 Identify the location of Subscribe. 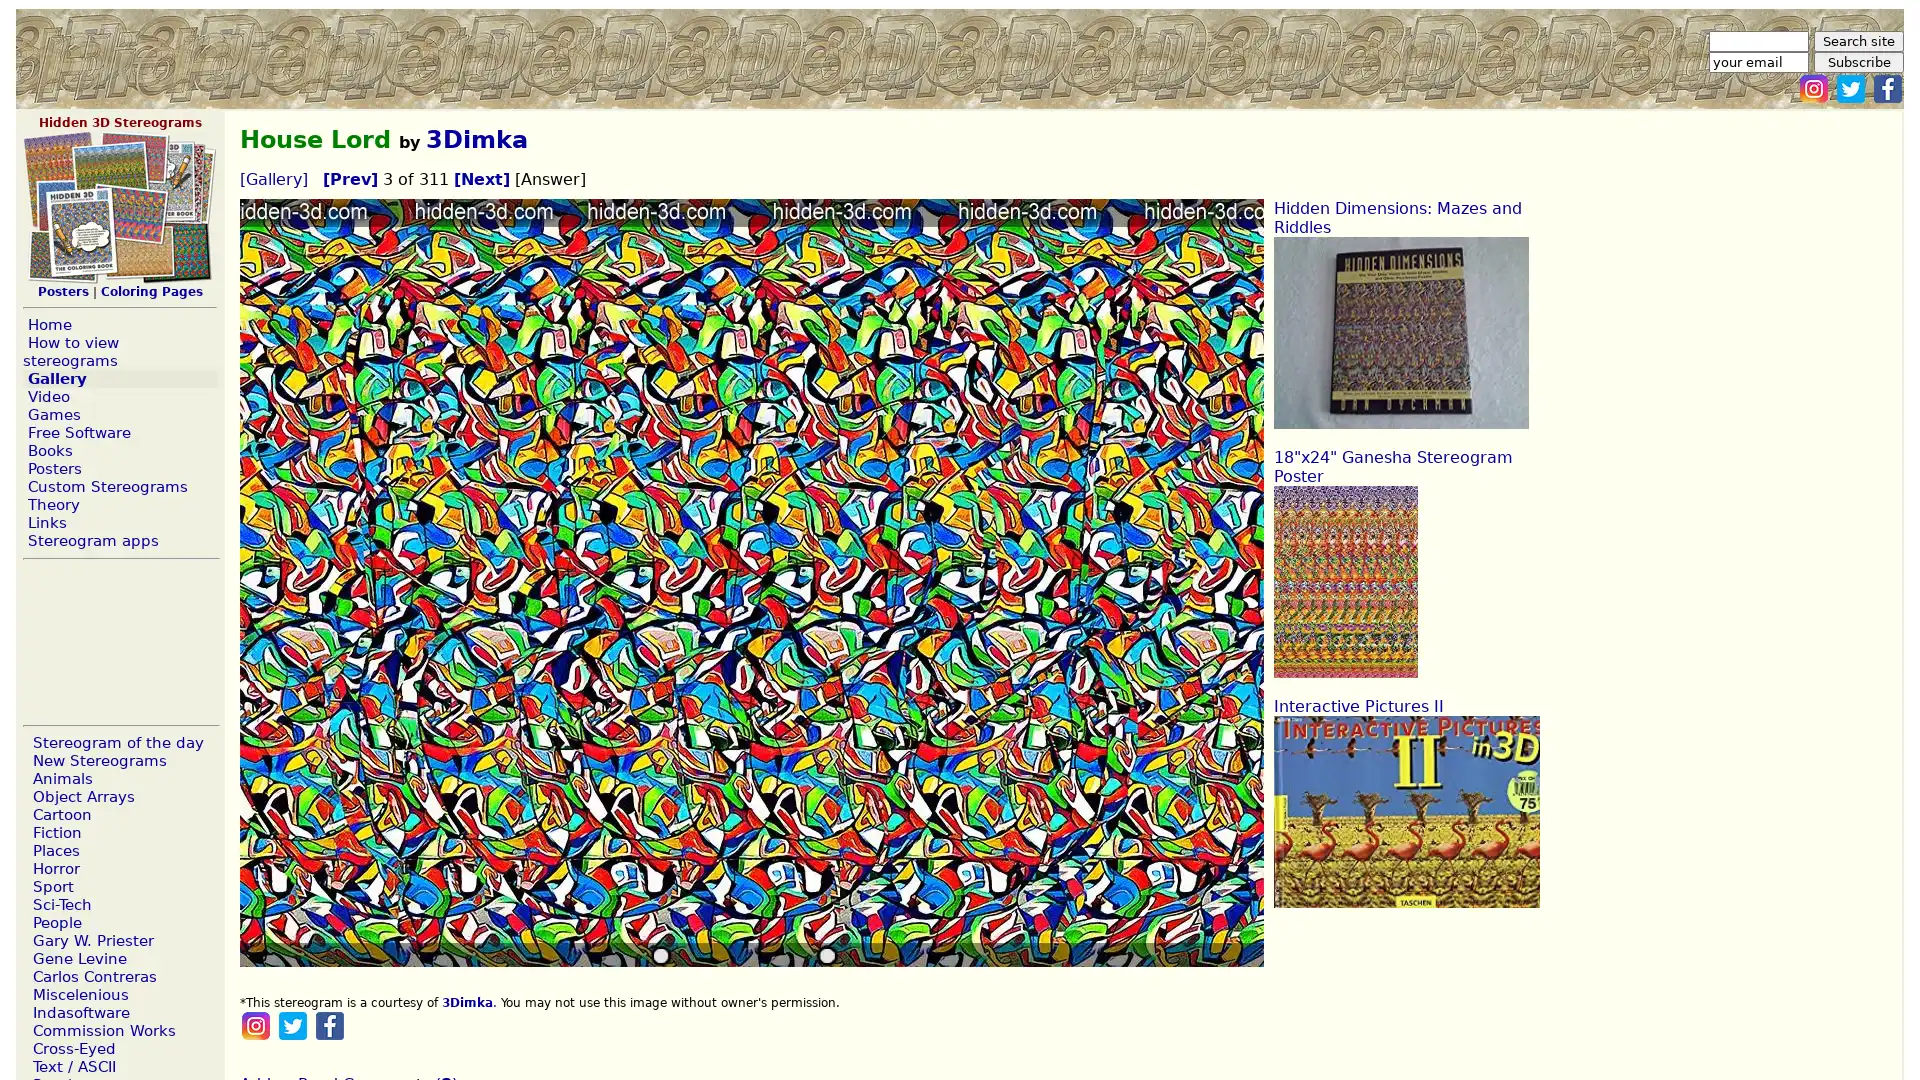
(1857, 61).